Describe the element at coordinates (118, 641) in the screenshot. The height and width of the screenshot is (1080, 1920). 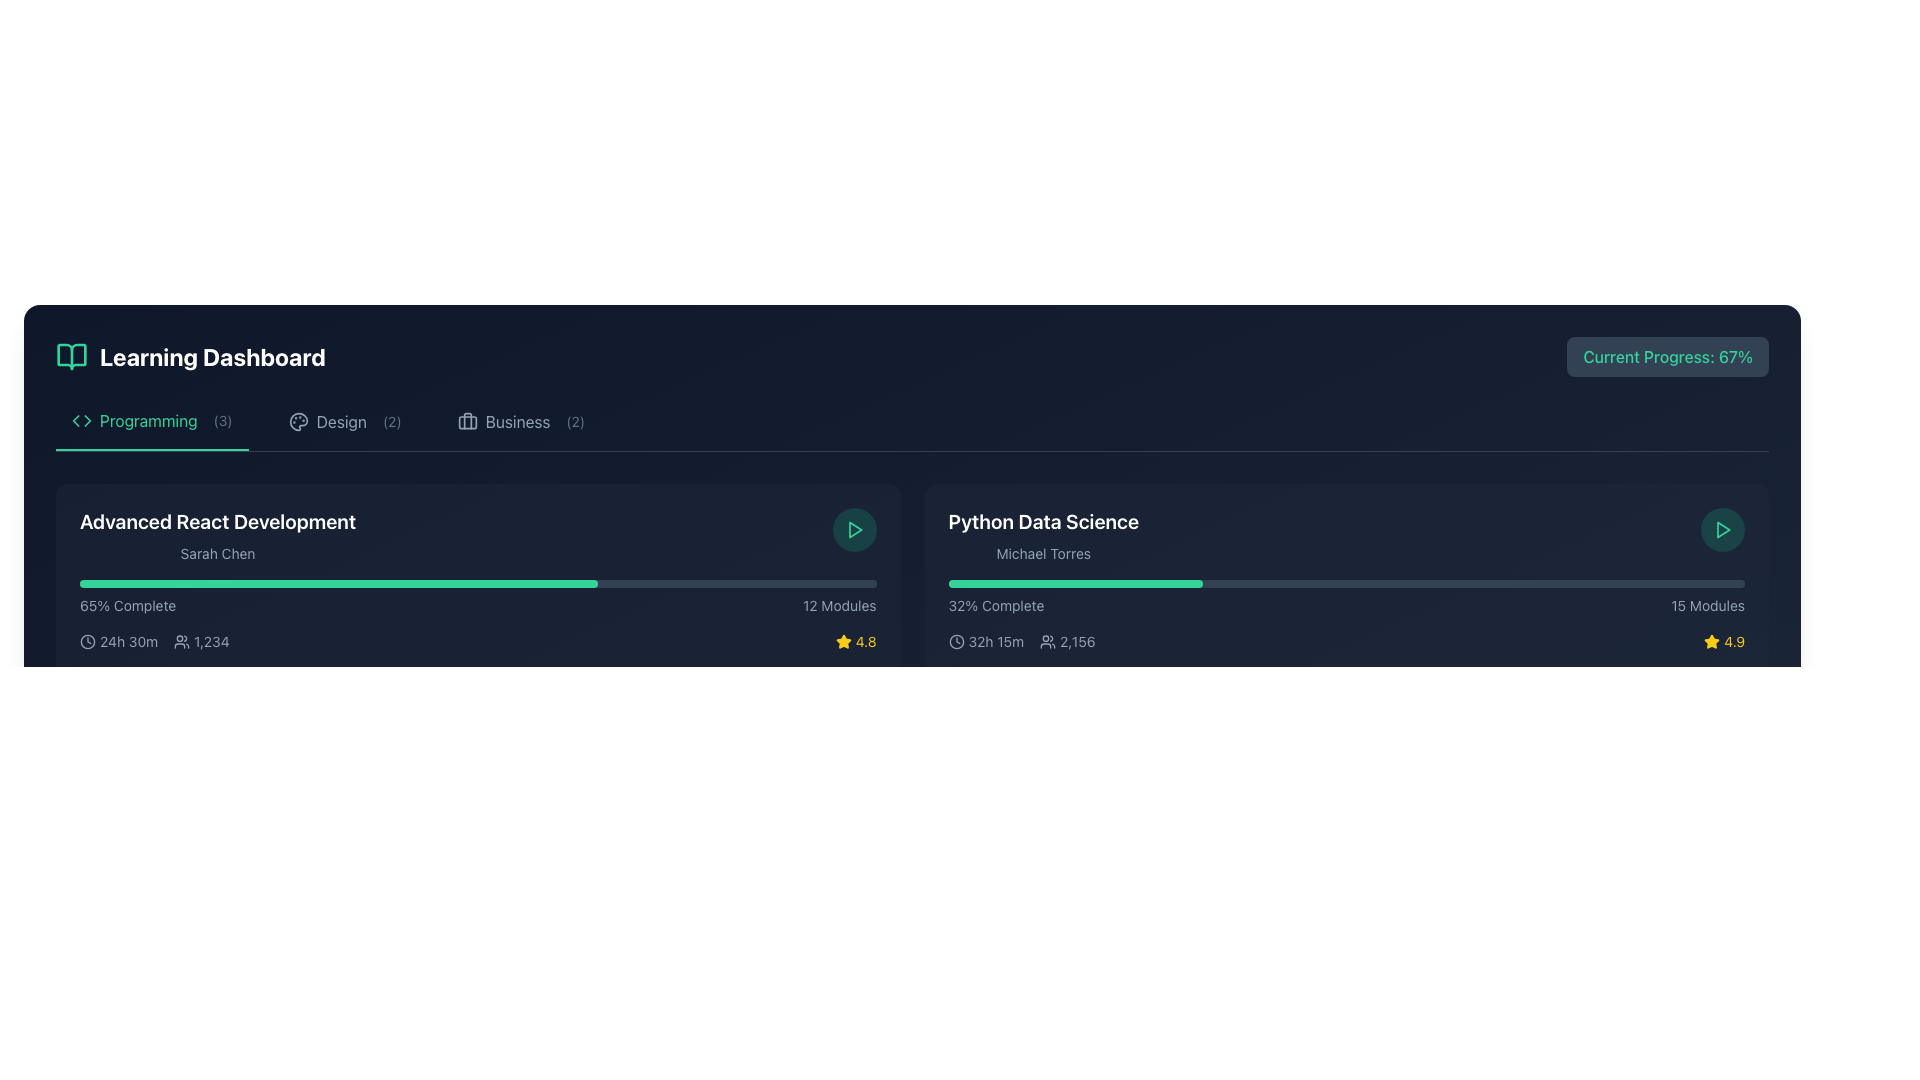
I see `the text-based informational UI component that displays '24h 30m' with a clock icon` at that location.